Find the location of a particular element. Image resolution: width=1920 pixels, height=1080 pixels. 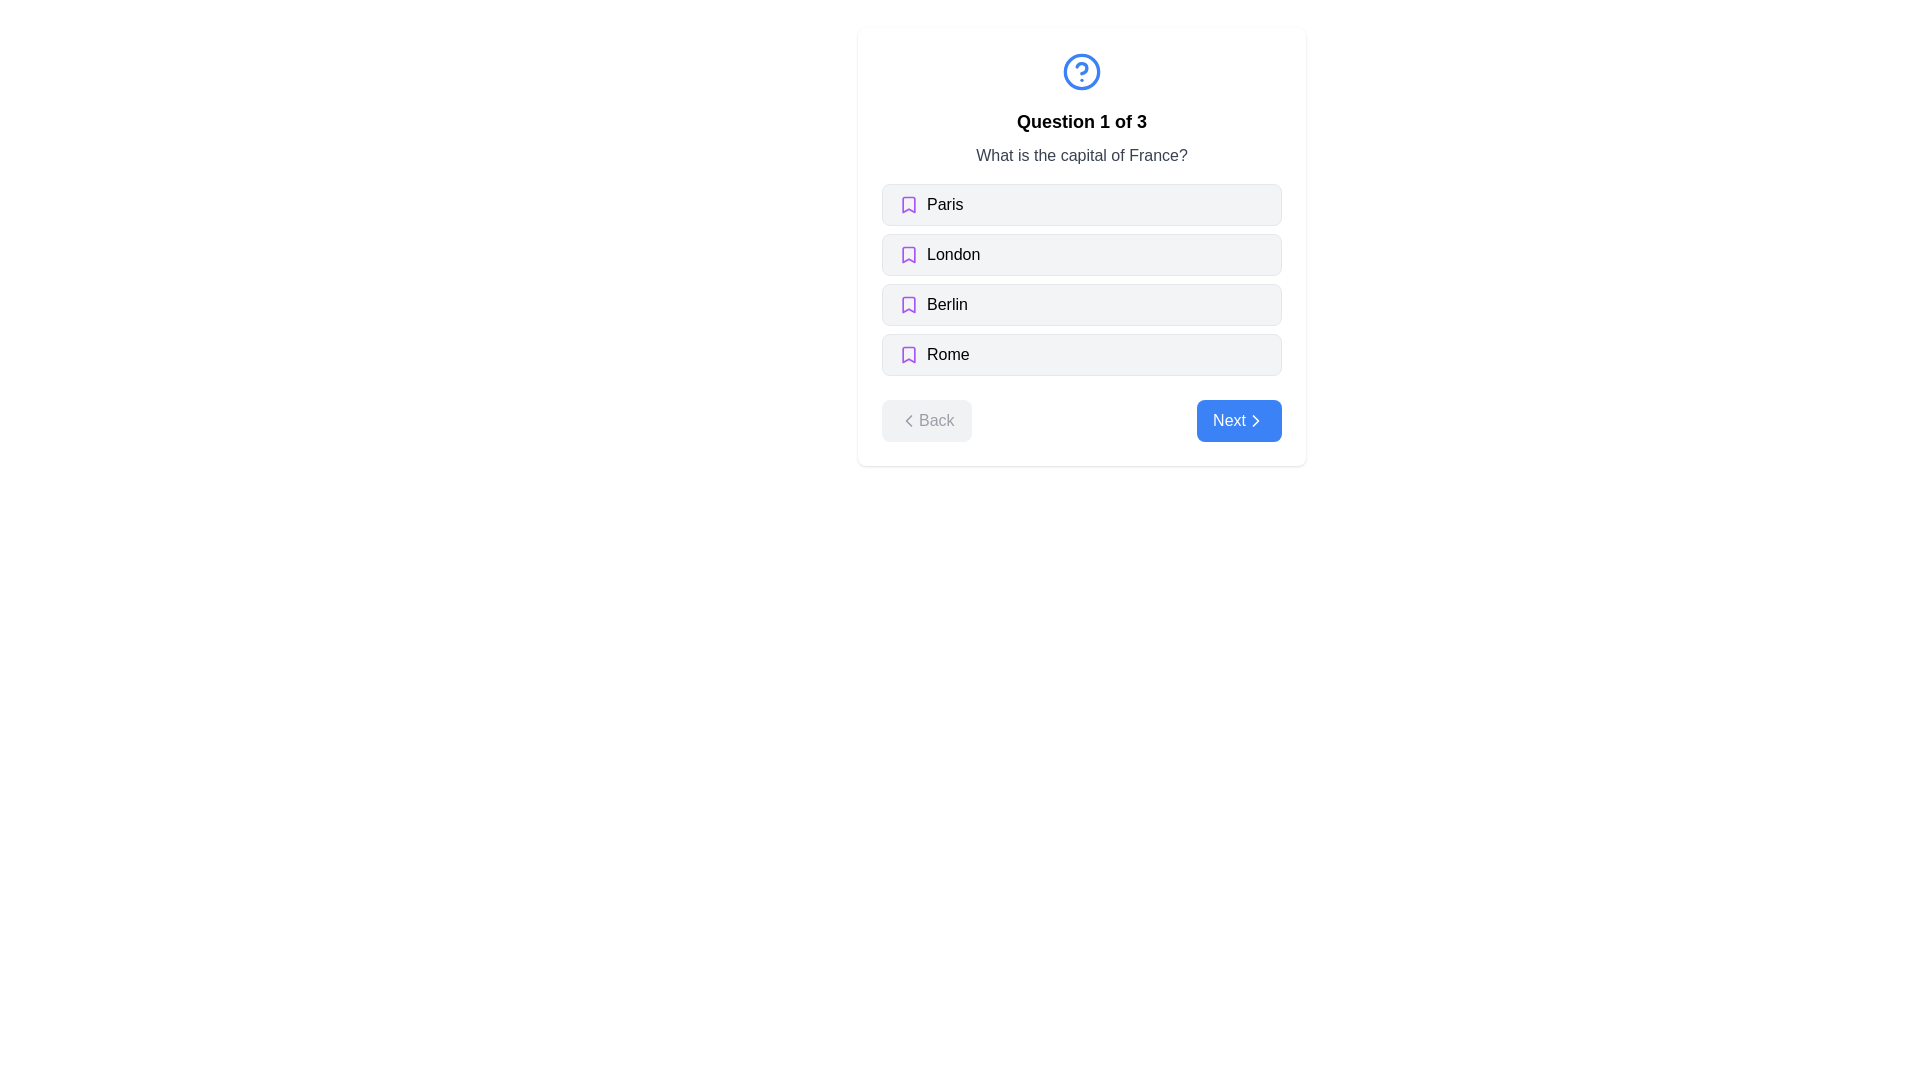

the disabled 'Previous' button, which is the first button in a horizontal layout of two buttons, to navigate to the previous step is located at coordinates (925, 419).